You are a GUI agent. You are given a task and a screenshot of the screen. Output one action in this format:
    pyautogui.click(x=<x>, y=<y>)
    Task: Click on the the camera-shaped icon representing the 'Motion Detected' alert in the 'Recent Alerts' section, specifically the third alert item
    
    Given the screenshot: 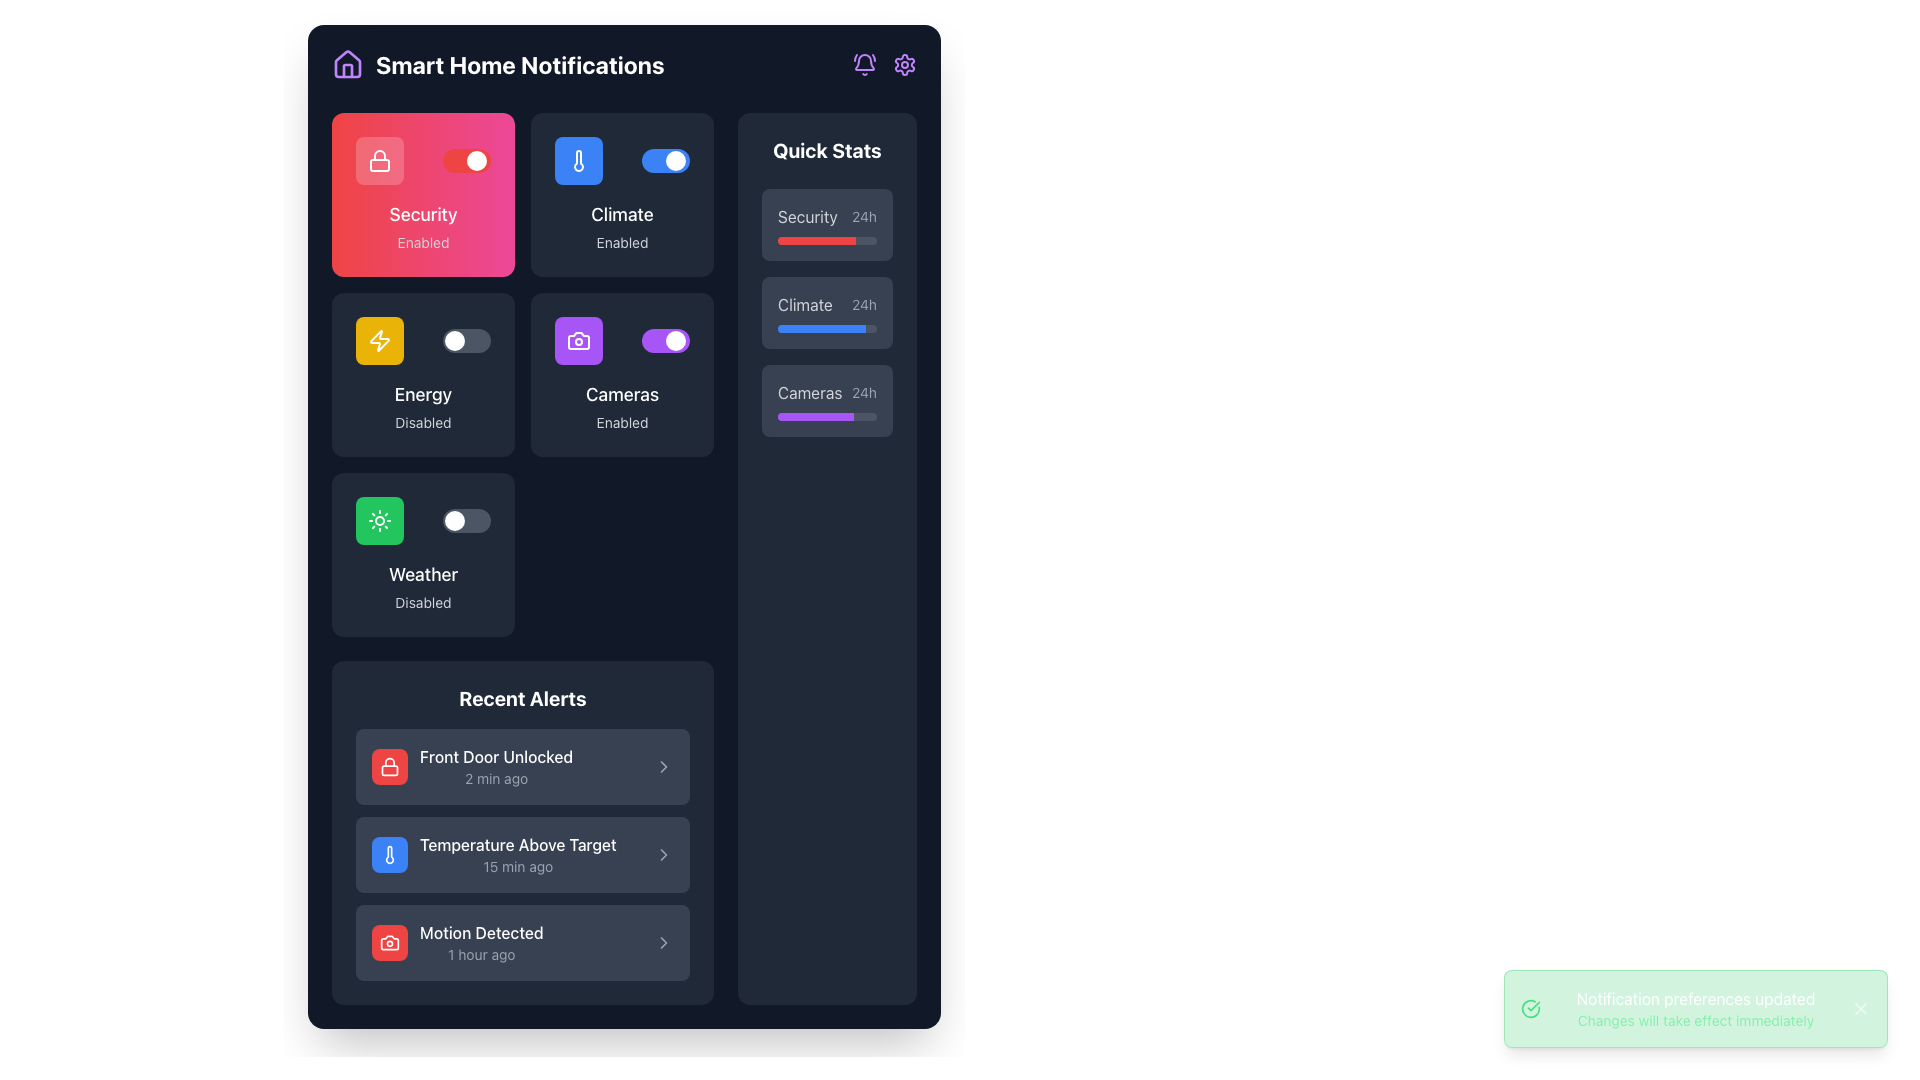 What is the action you would take?
    pyautogui.click(x=389, y=942)
    